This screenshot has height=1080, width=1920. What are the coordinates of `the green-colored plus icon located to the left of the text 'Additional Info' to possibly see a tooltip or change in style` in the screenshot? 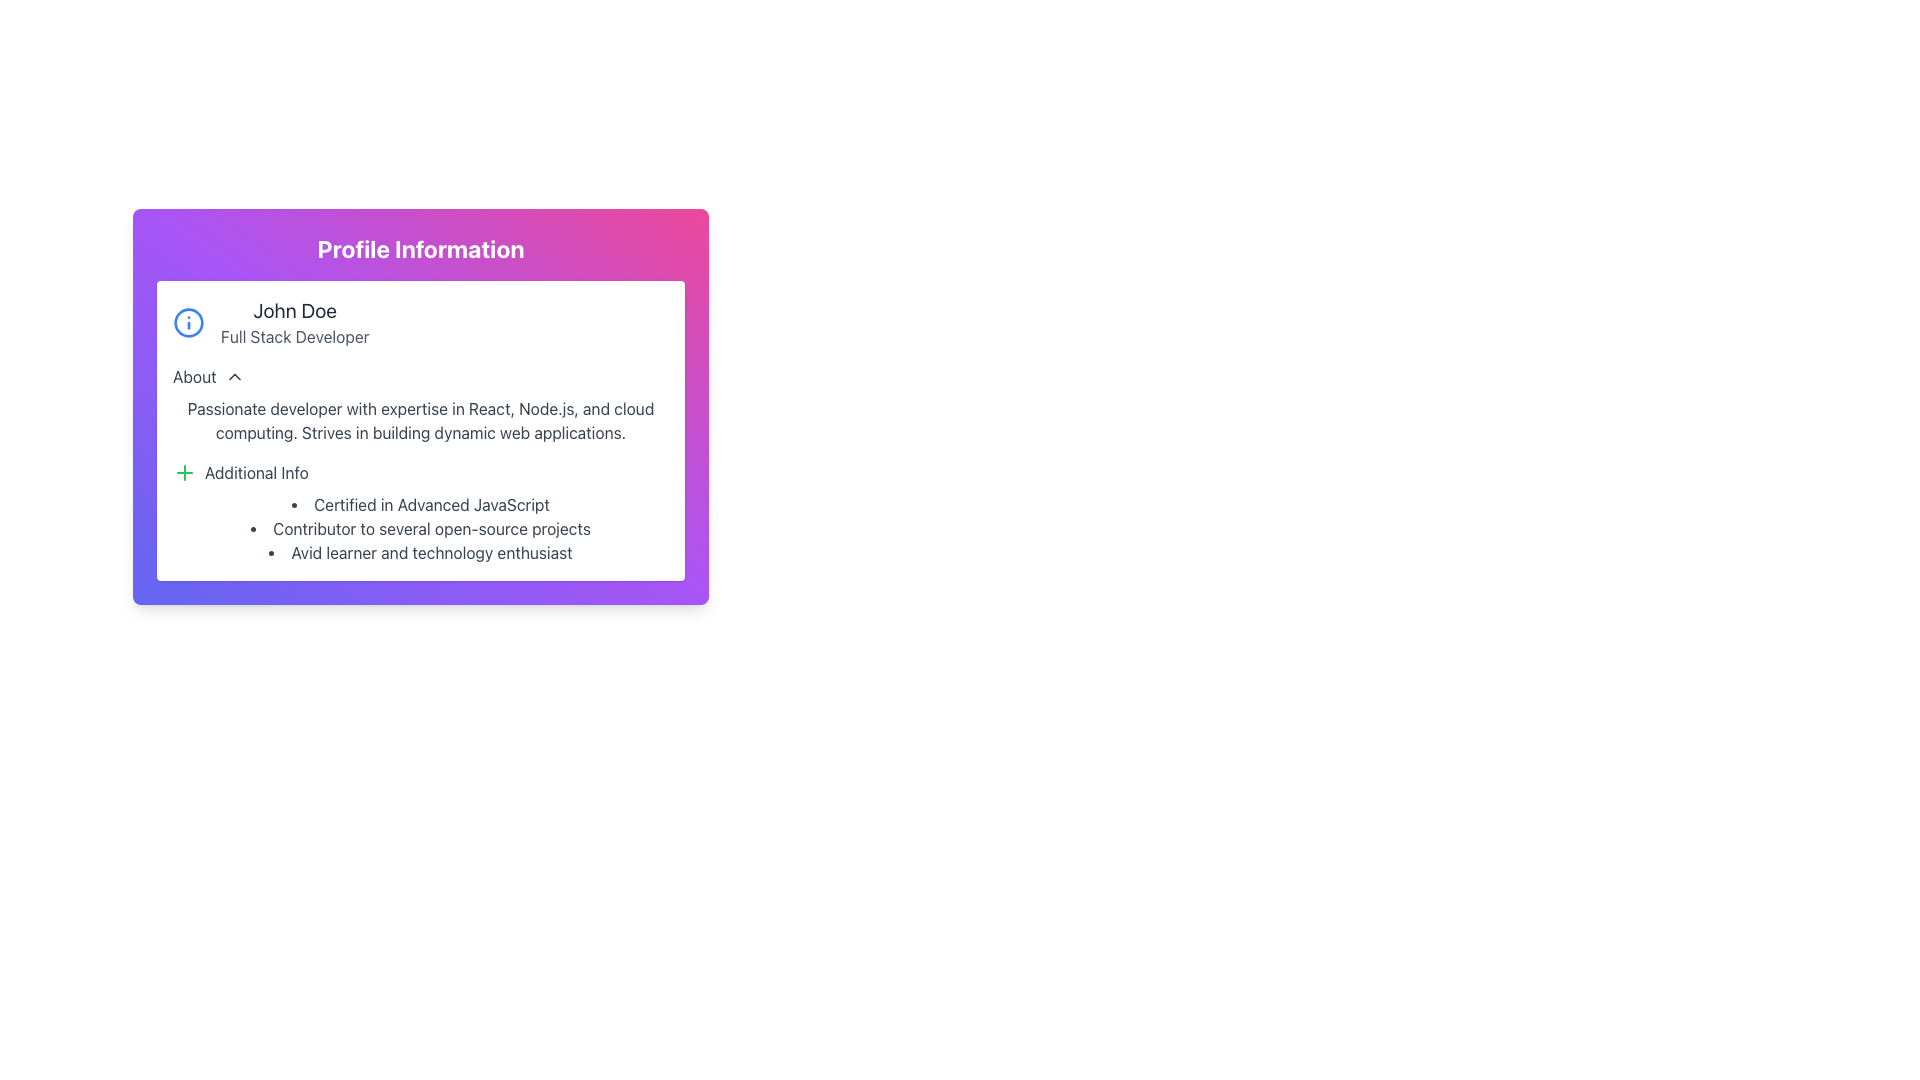 It's located at (185, 473).